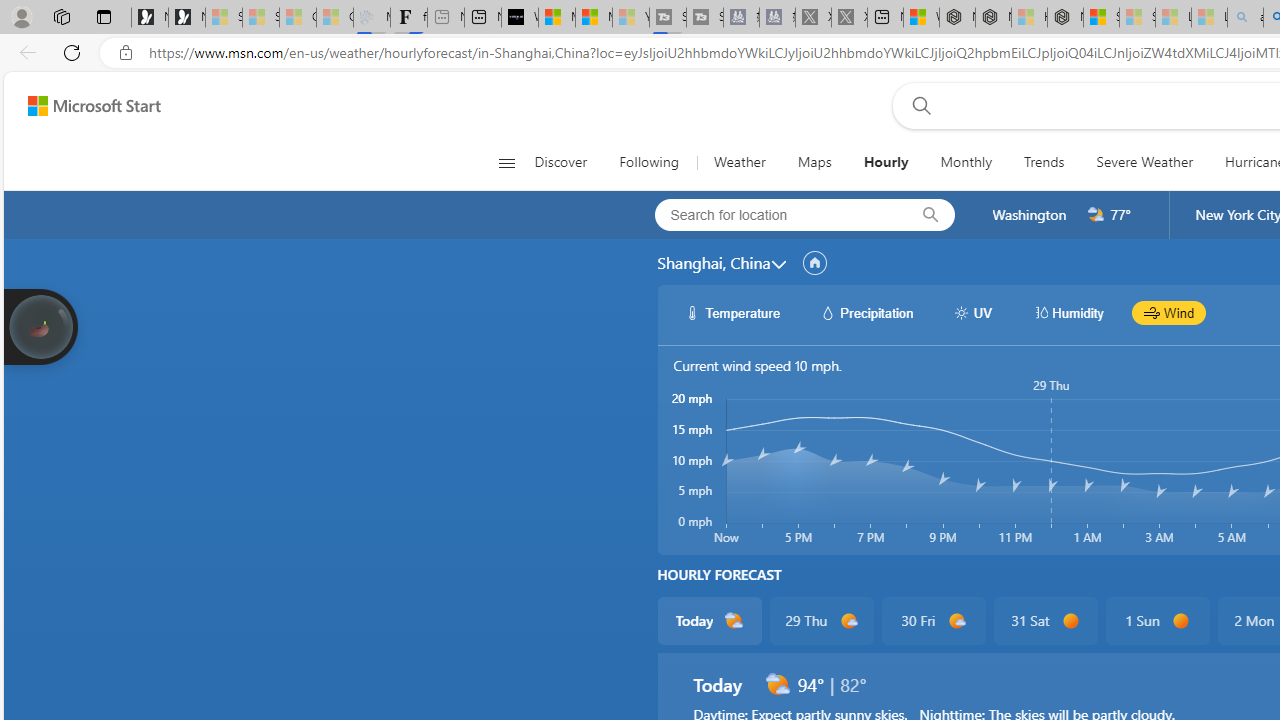 This screenshot has height=720, width=1280. I want to click on 'hourlyChart/uvWhite UV', so click(972, 312).